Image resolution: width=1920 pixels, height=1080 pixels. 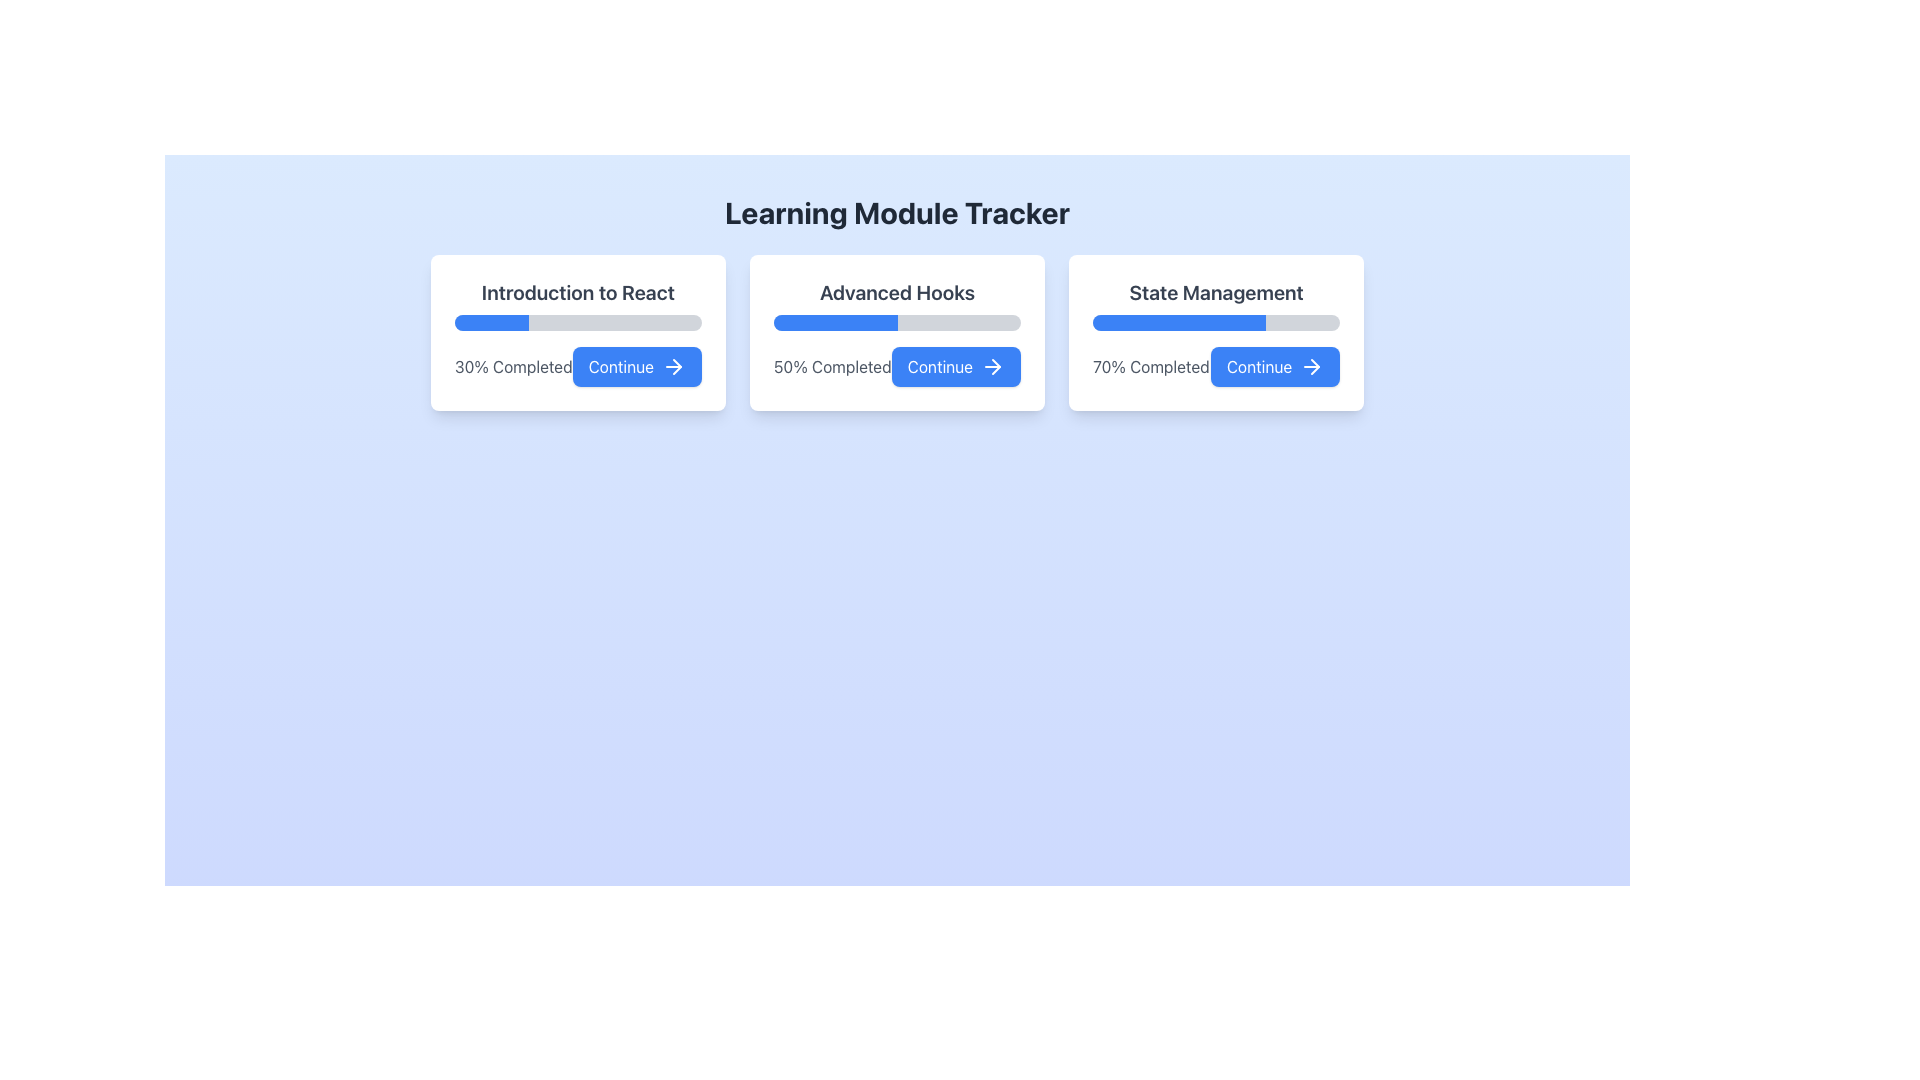 What do you see at coordinates (955, 366) in the screenshot?
I see `the 'Continue' button with a blue background and white text located at the bottom-right of the 'Advanced Hooks' card by` at bounding box center [955, 366].